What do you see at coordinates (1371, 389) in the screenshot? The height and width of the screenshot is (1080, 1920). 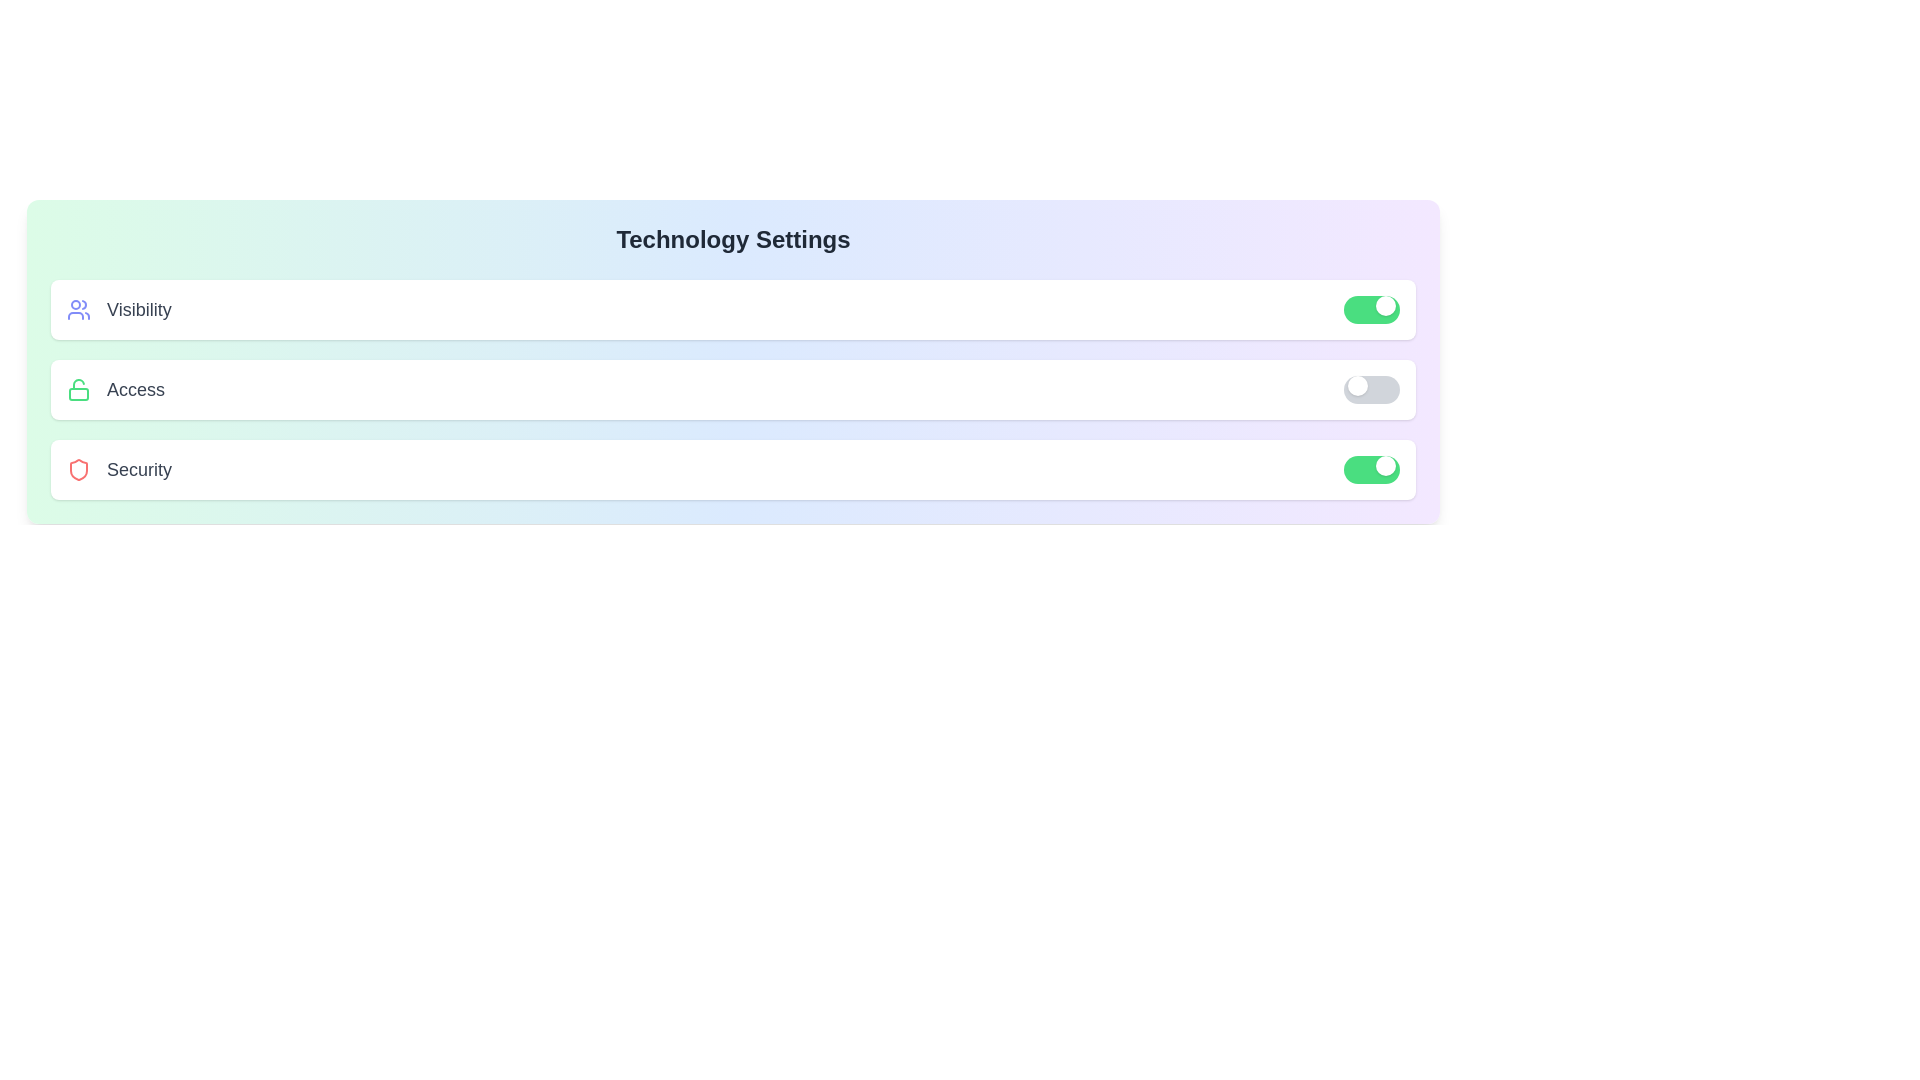 I see `toggle switch for access to change its state` at bounding box center [1371, 389].